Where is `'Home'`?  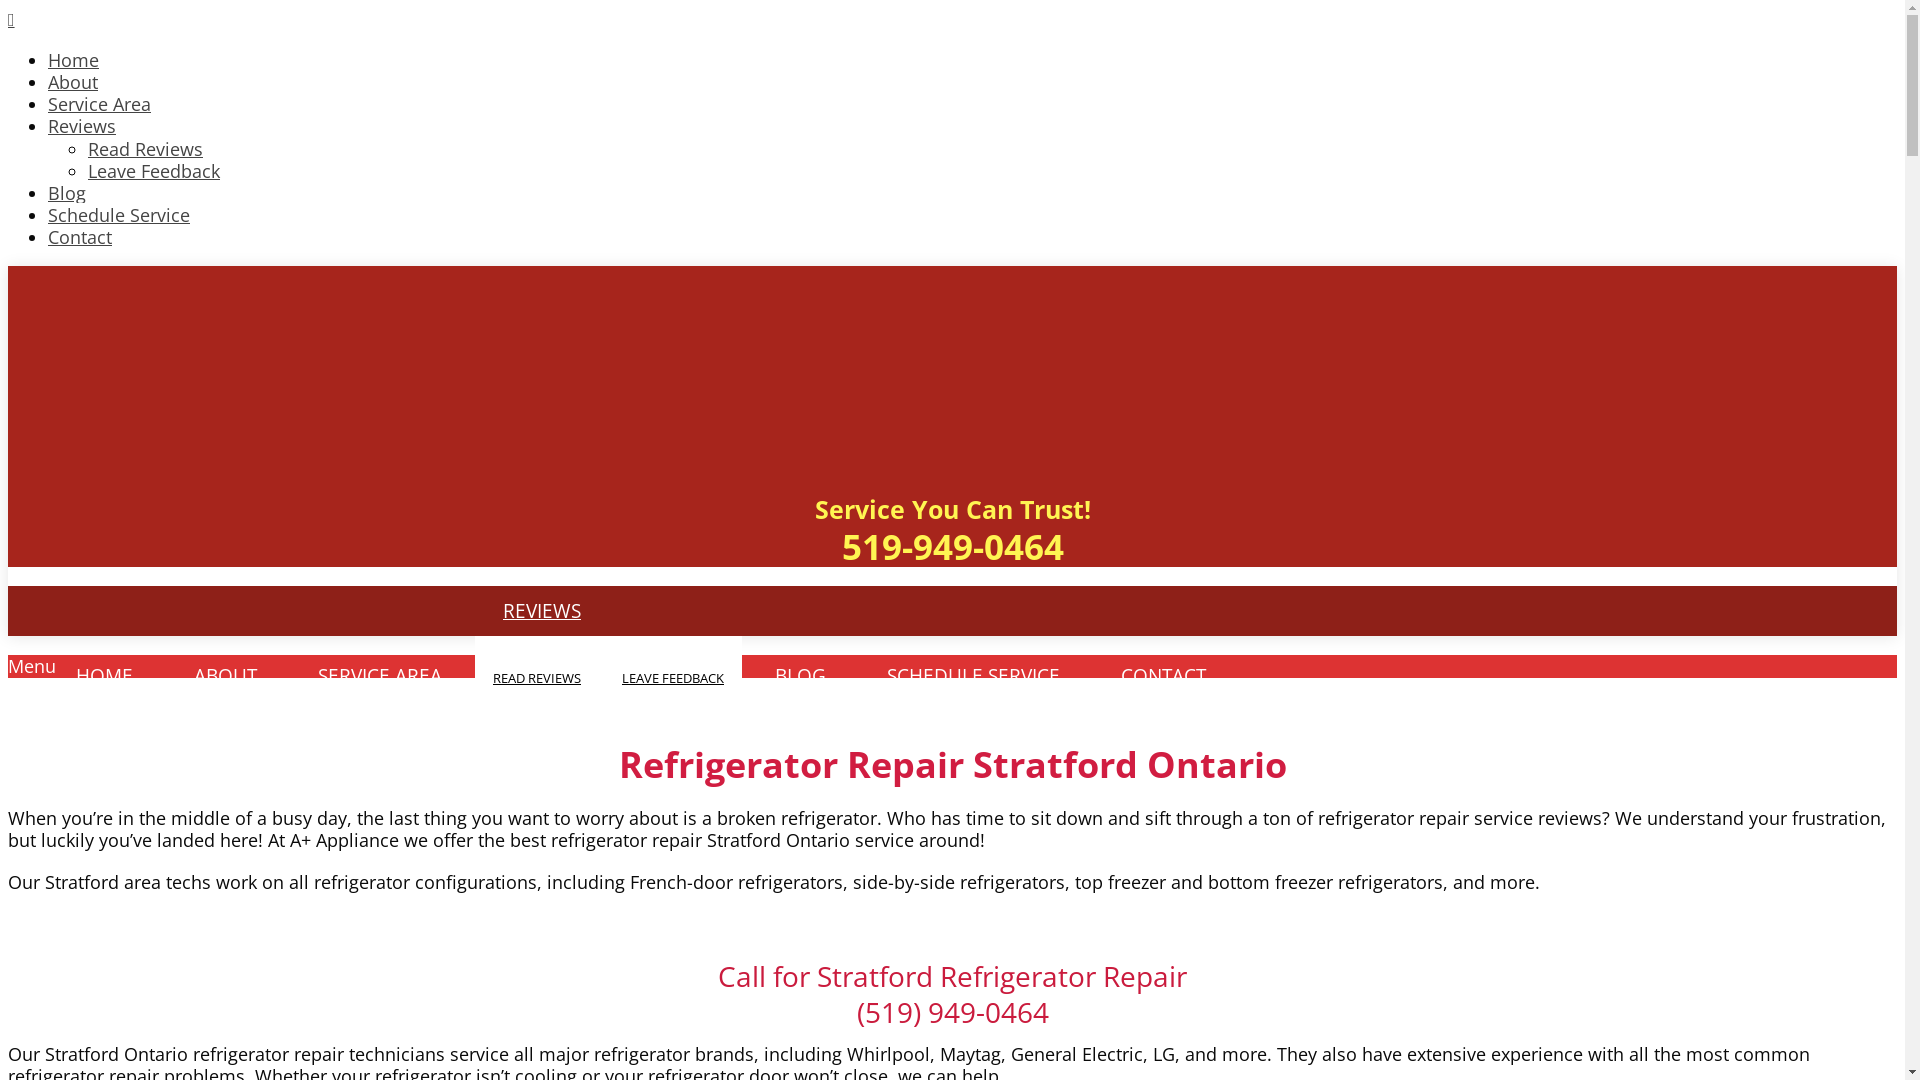 'Home' is located at coordinates (73, 59).